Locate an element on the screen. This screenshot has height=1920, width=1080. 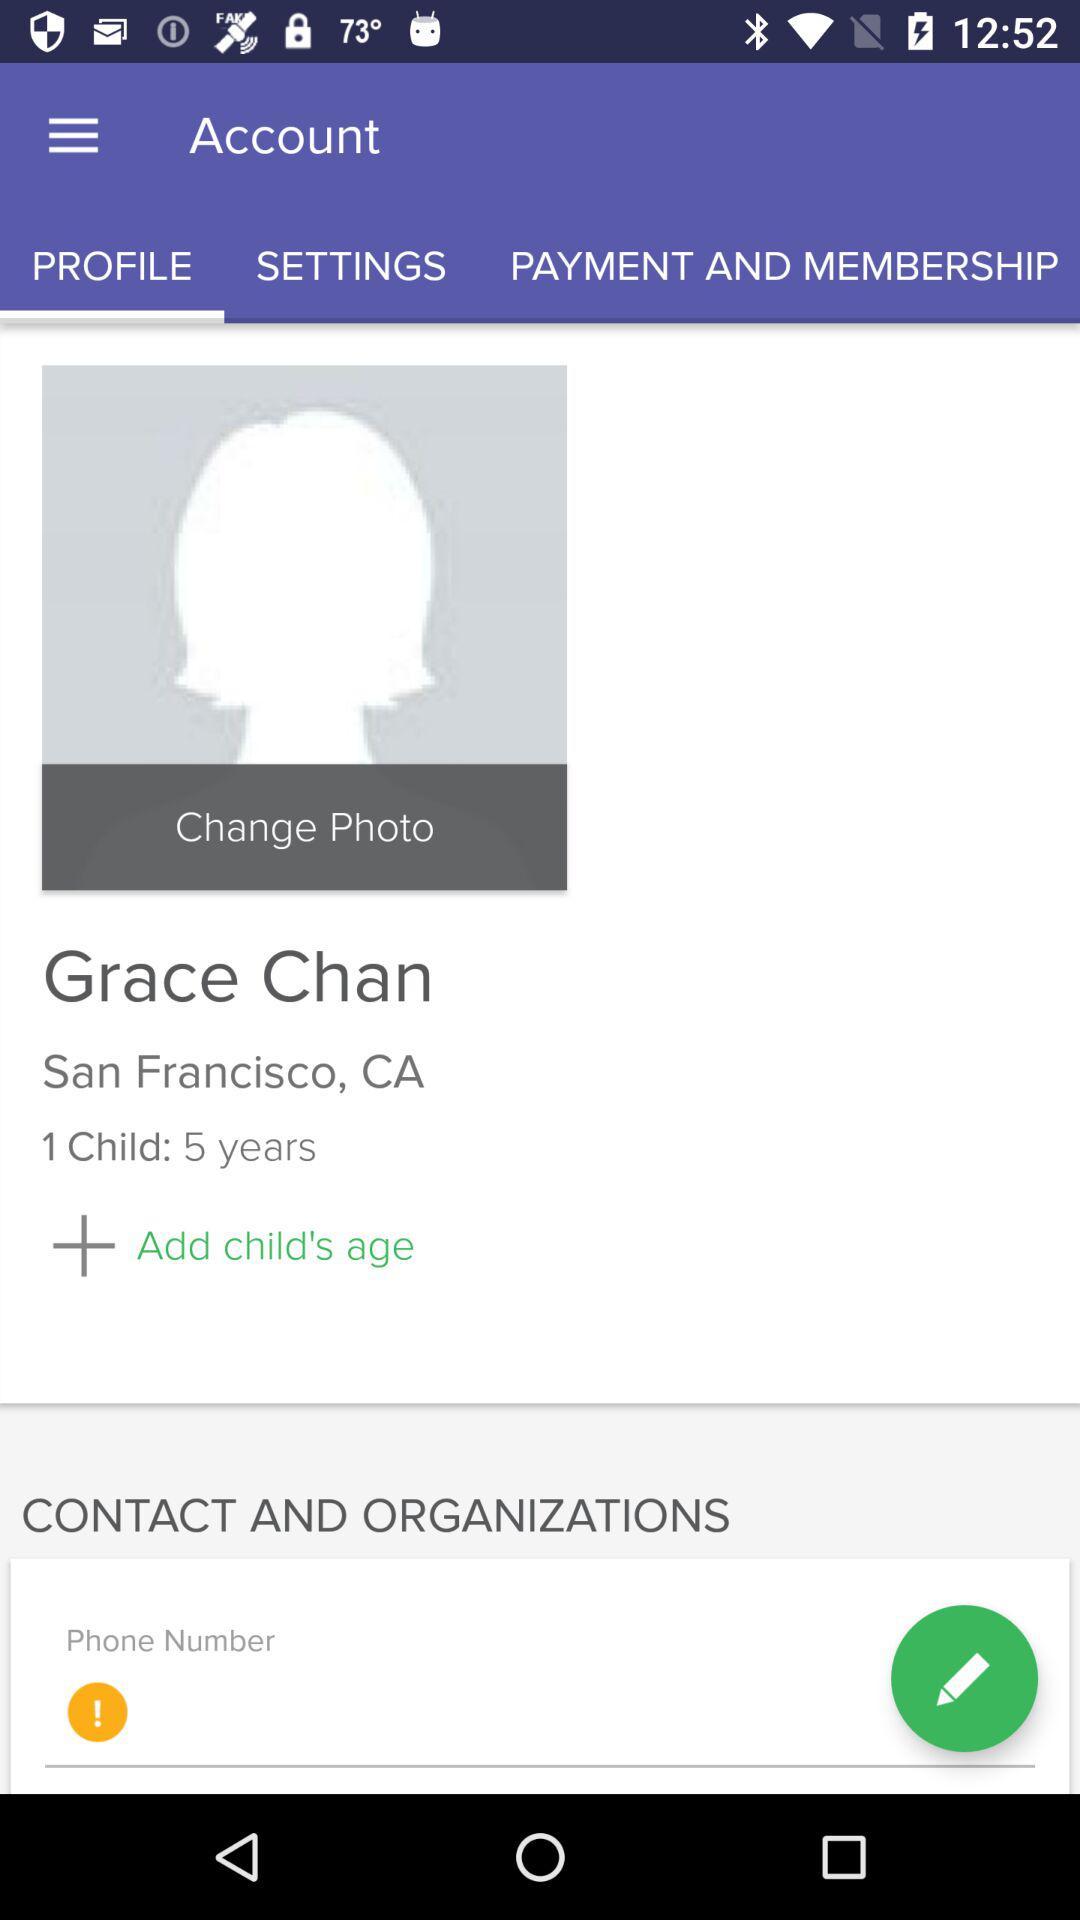
profile icon is located at coordinates (112, 265).